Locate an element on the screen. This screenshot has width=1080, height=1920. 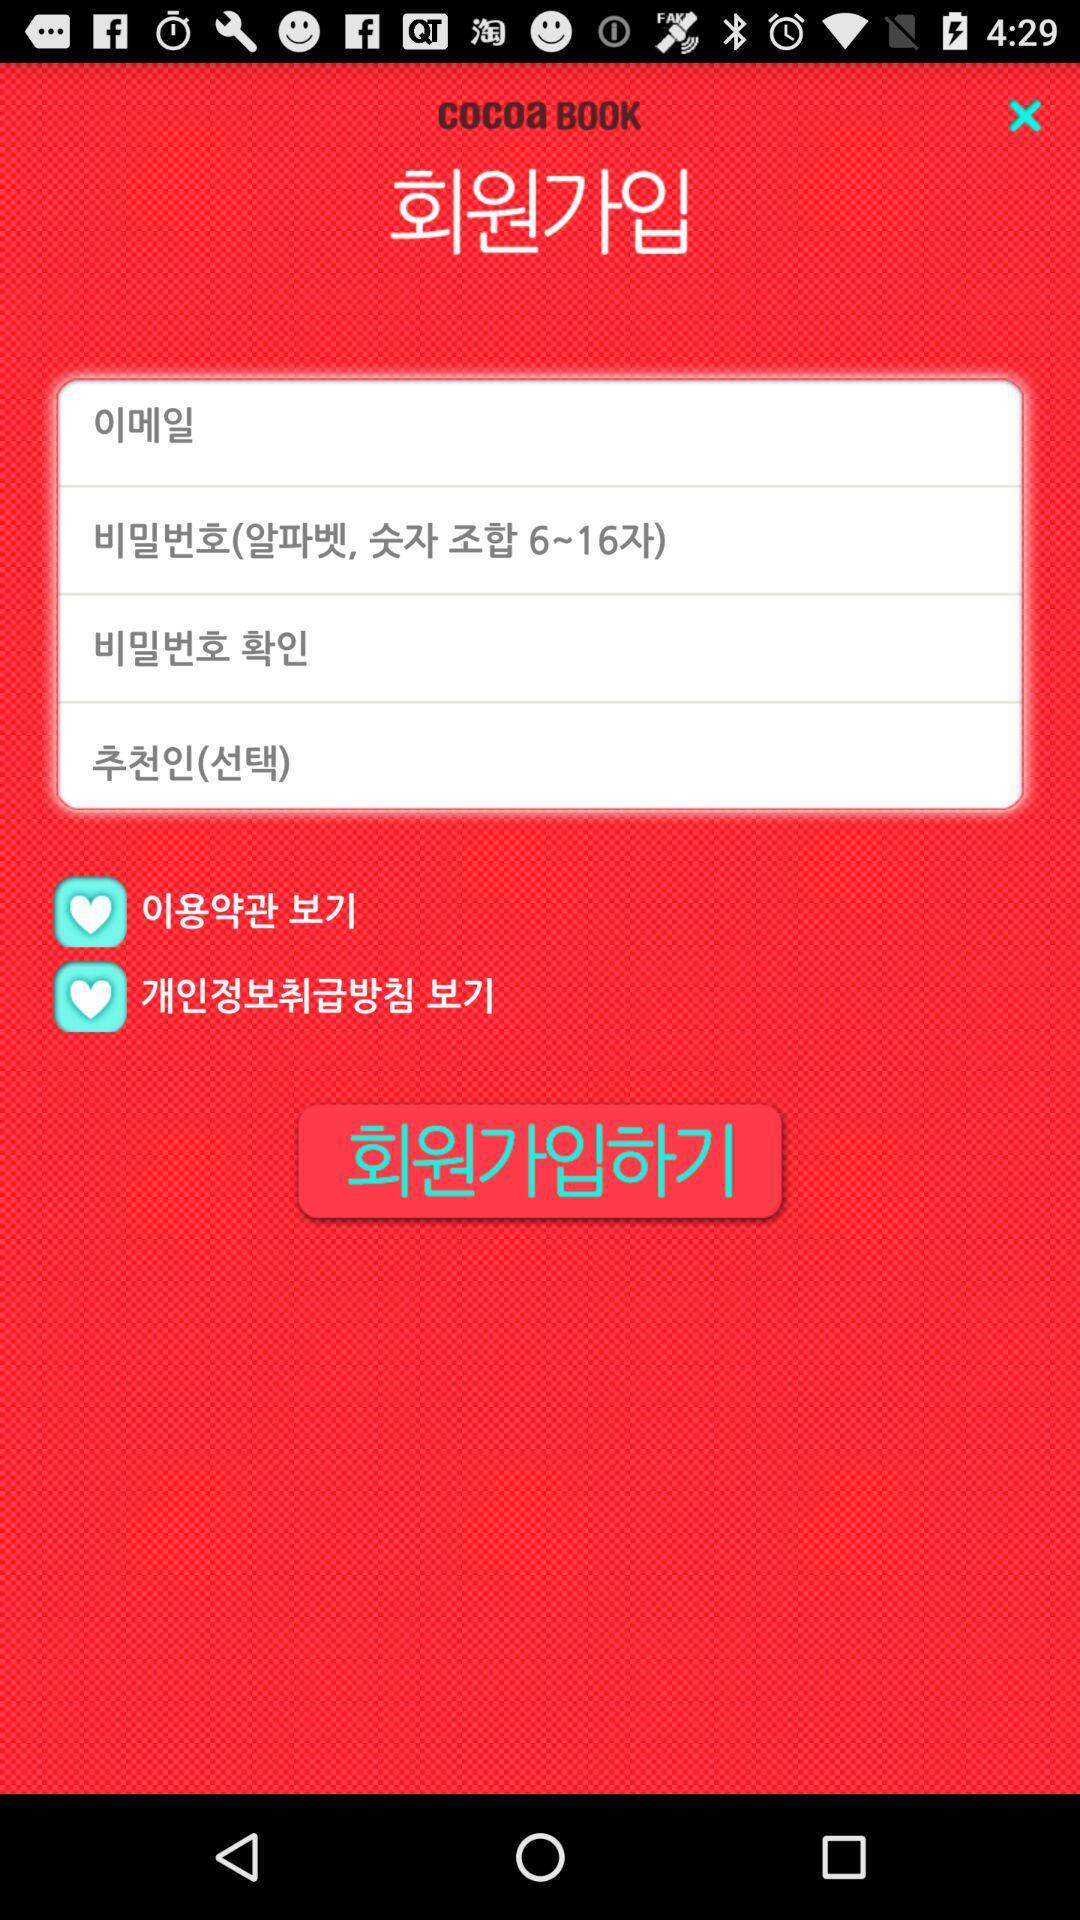
like this option is located at coordinates (88, 910).